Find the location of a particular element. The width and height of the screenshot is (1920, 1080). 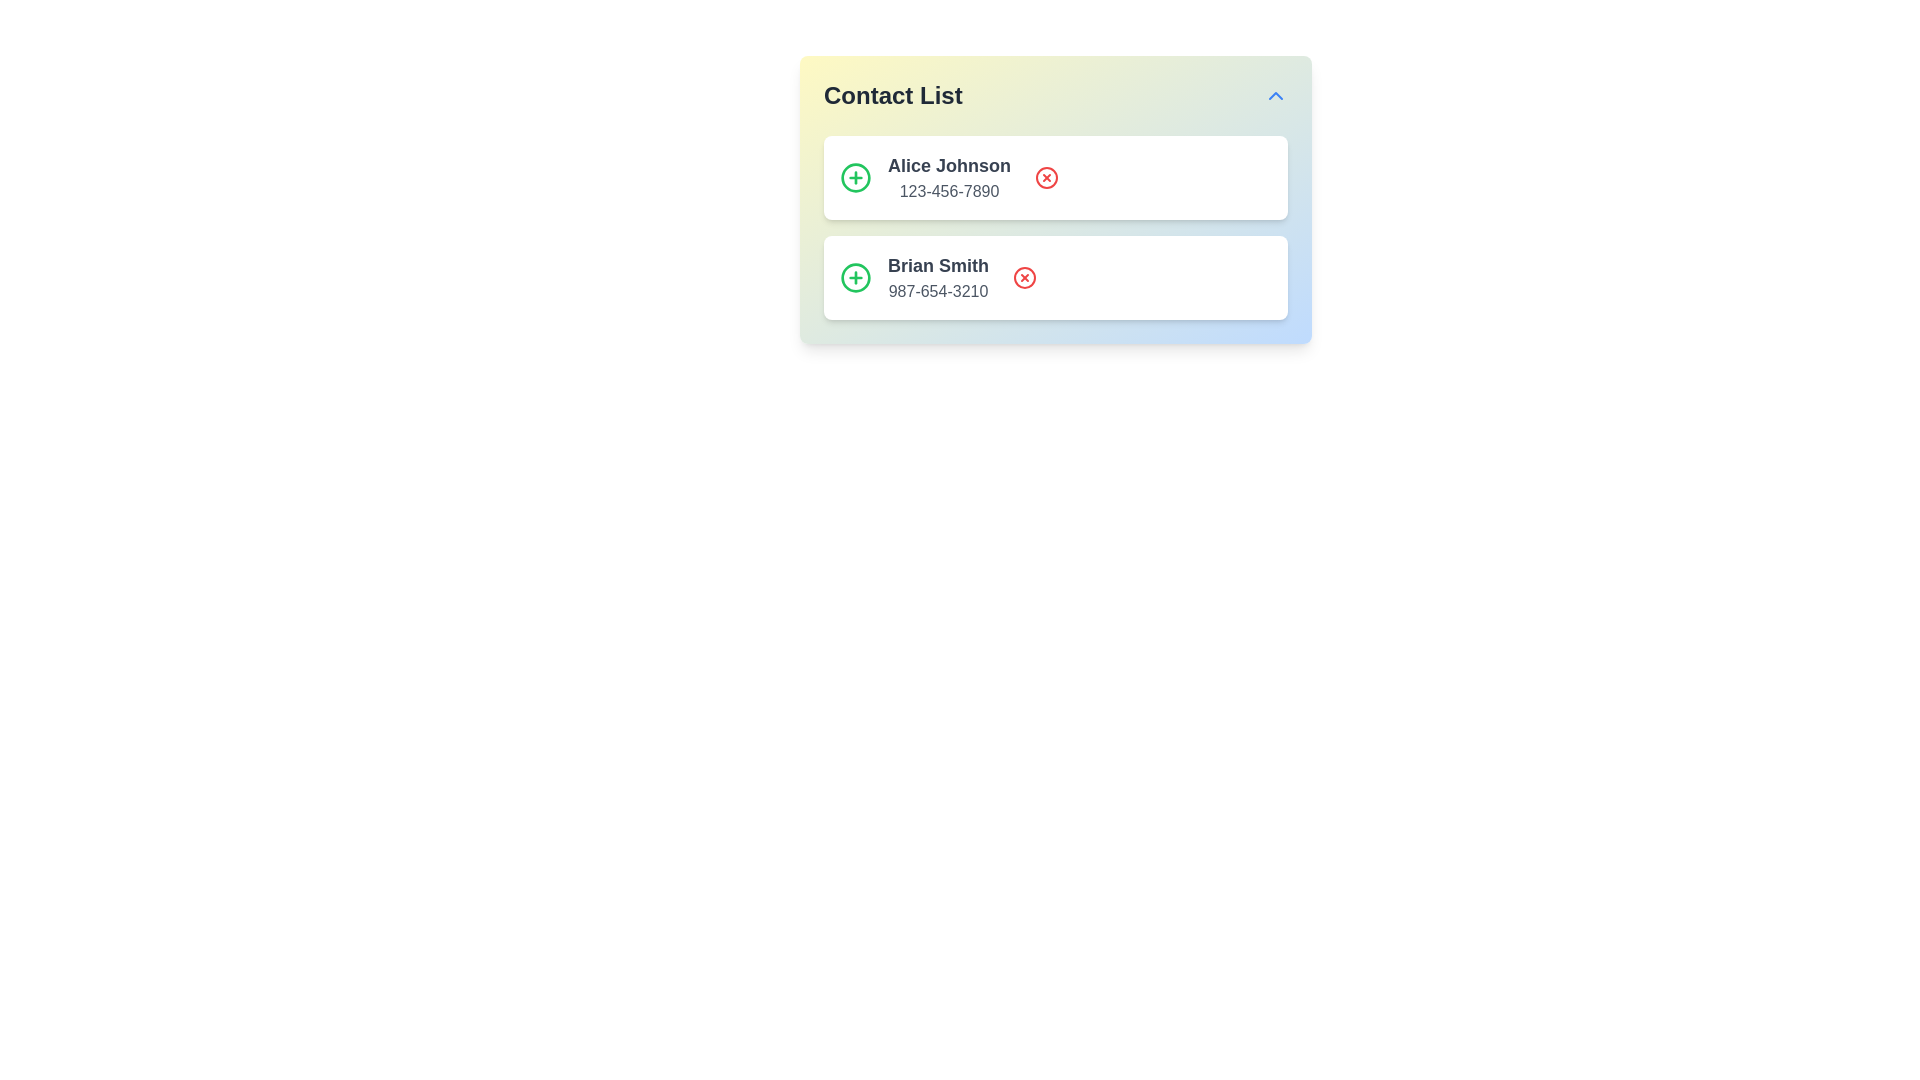

the 'delete' button next to 'Brian Smith' is located at coordinates (1025, 277).